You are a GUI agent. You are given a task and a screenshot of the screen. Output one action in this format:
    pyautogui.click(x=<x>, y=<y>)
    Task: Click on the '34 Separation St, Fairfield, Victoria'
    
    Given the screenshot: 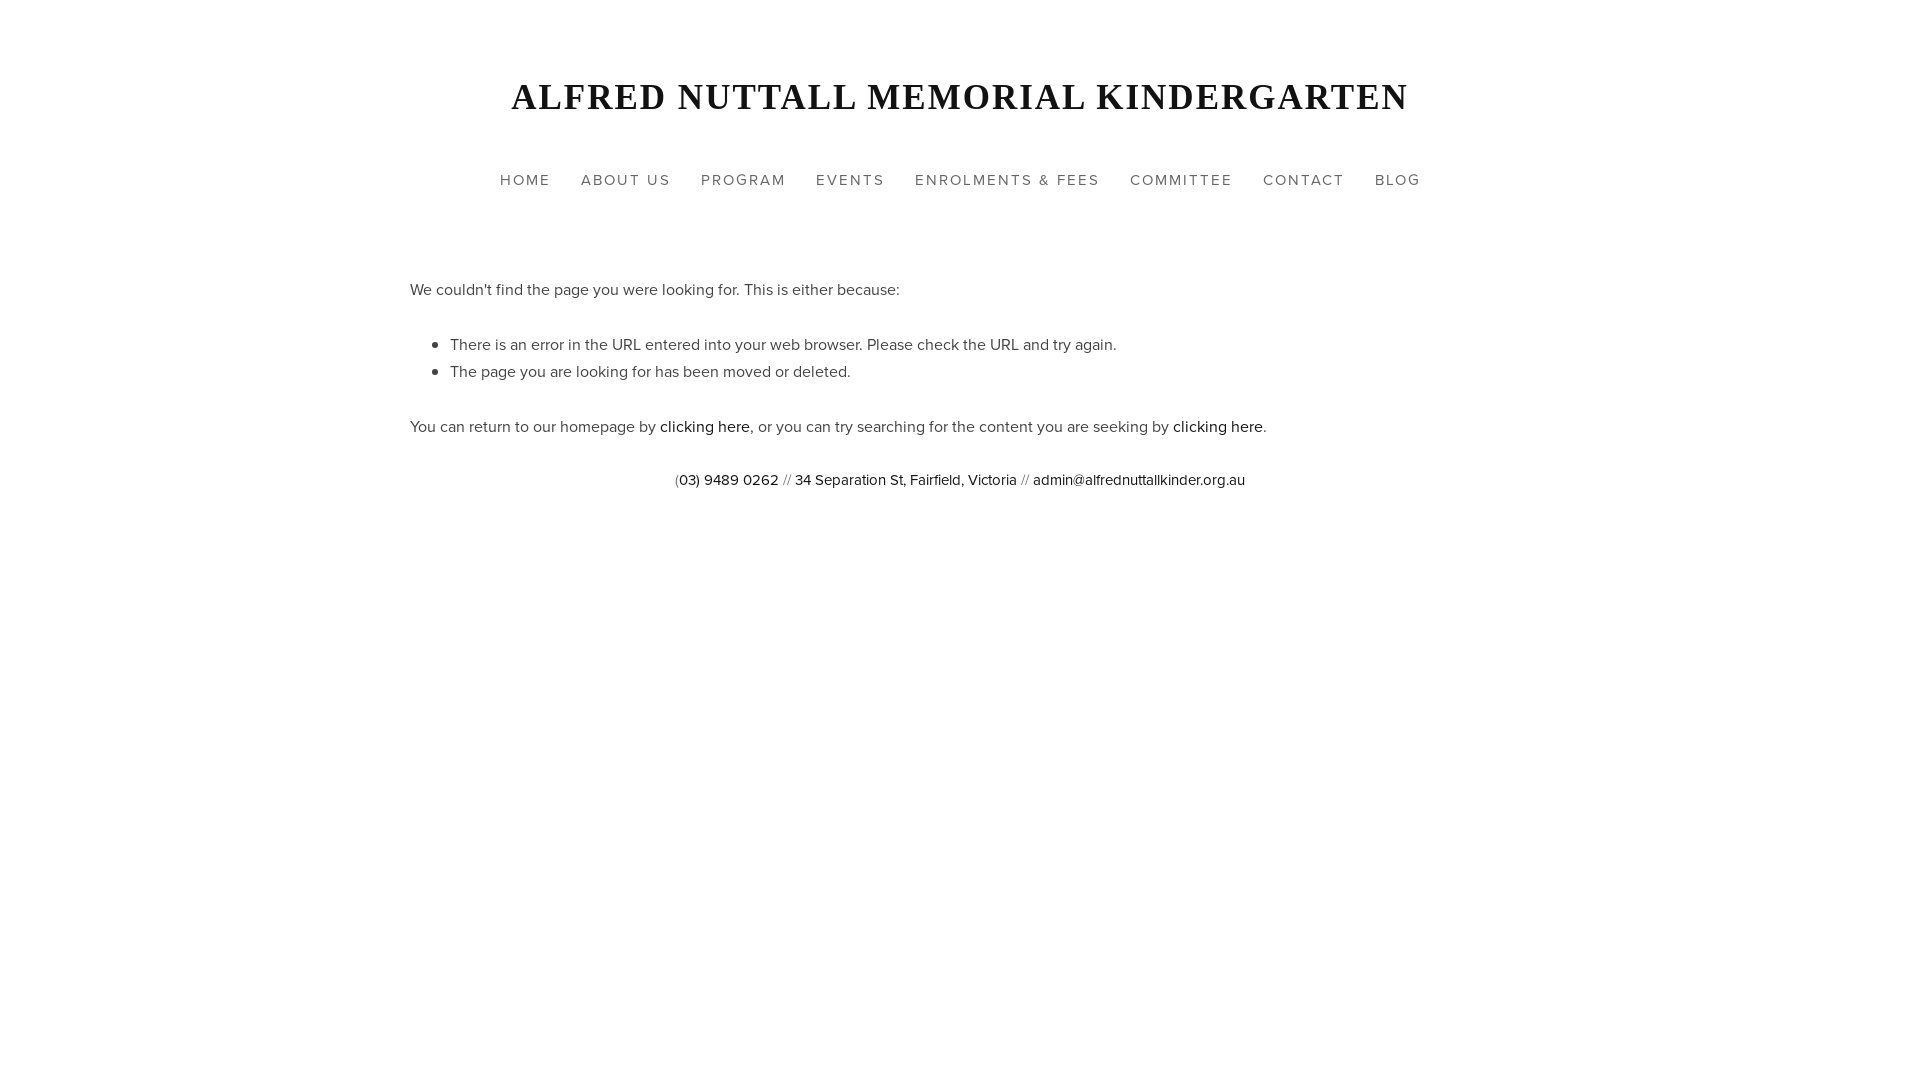 What is the action you would take?
    pyautogui.click(x=905, y=479)
    